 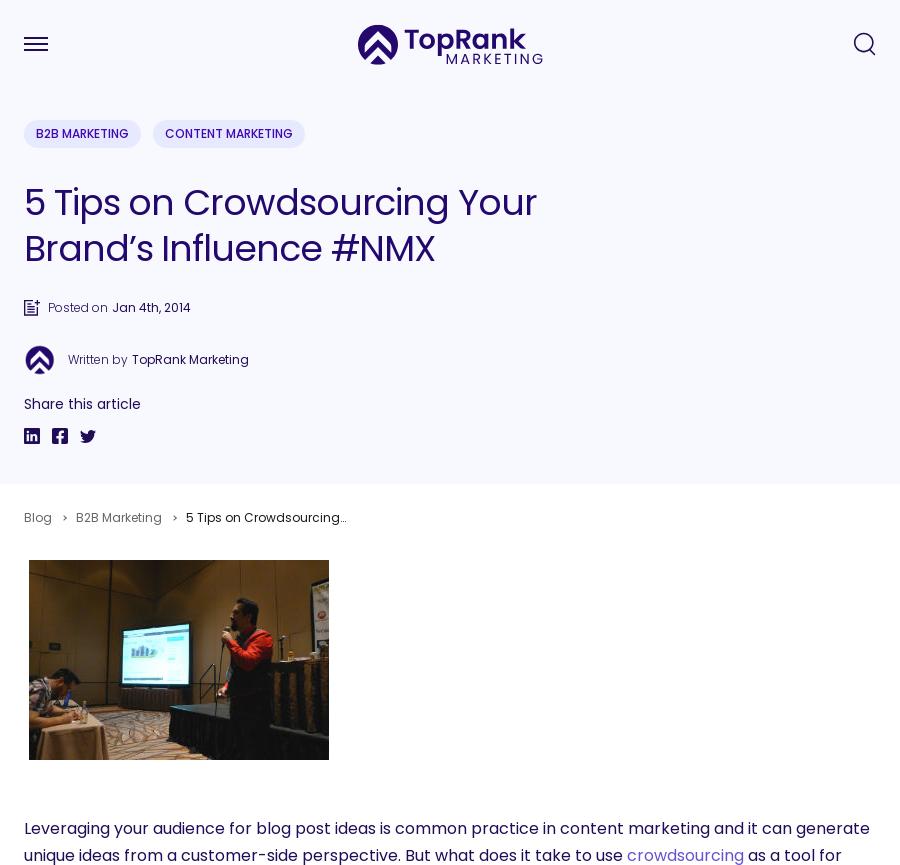 What do you see at coordinates (190, 359) in the screenshot?
I see `'TopRank Marketing'` at bounding box center [190, 359].